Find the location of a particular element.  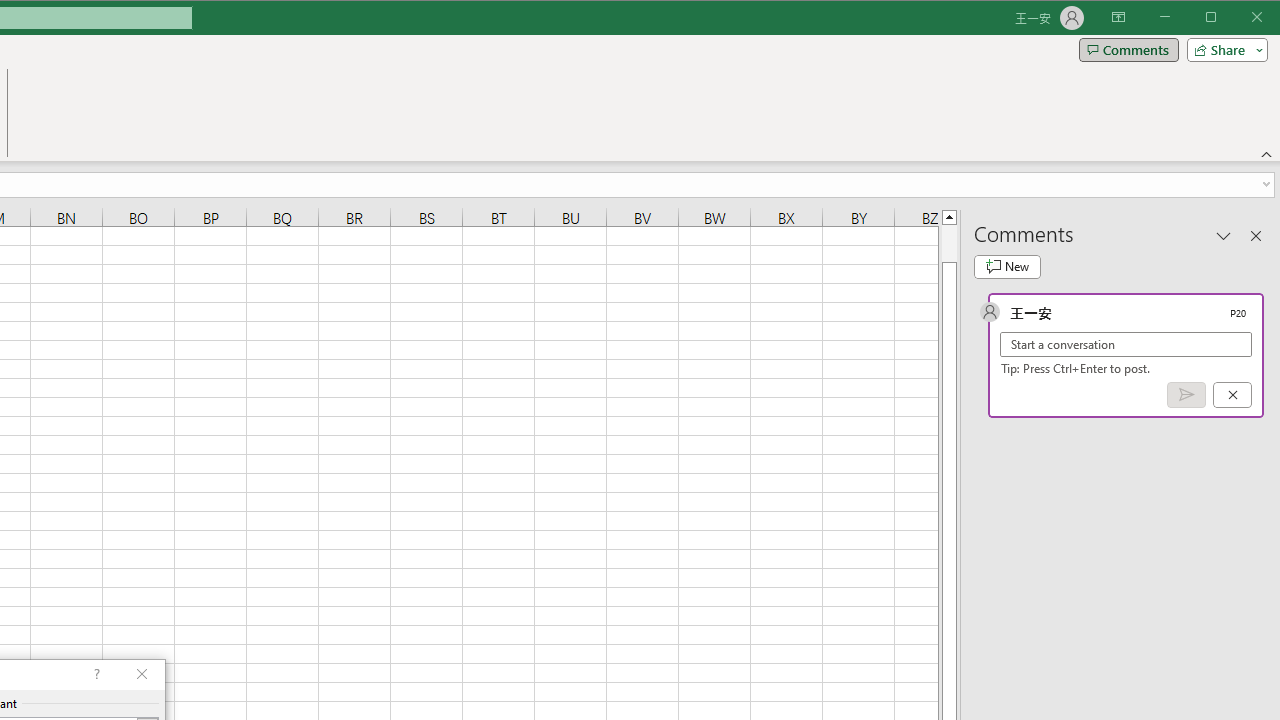

'Collapse the Ribbon' is located at coordinates (1266, 153).